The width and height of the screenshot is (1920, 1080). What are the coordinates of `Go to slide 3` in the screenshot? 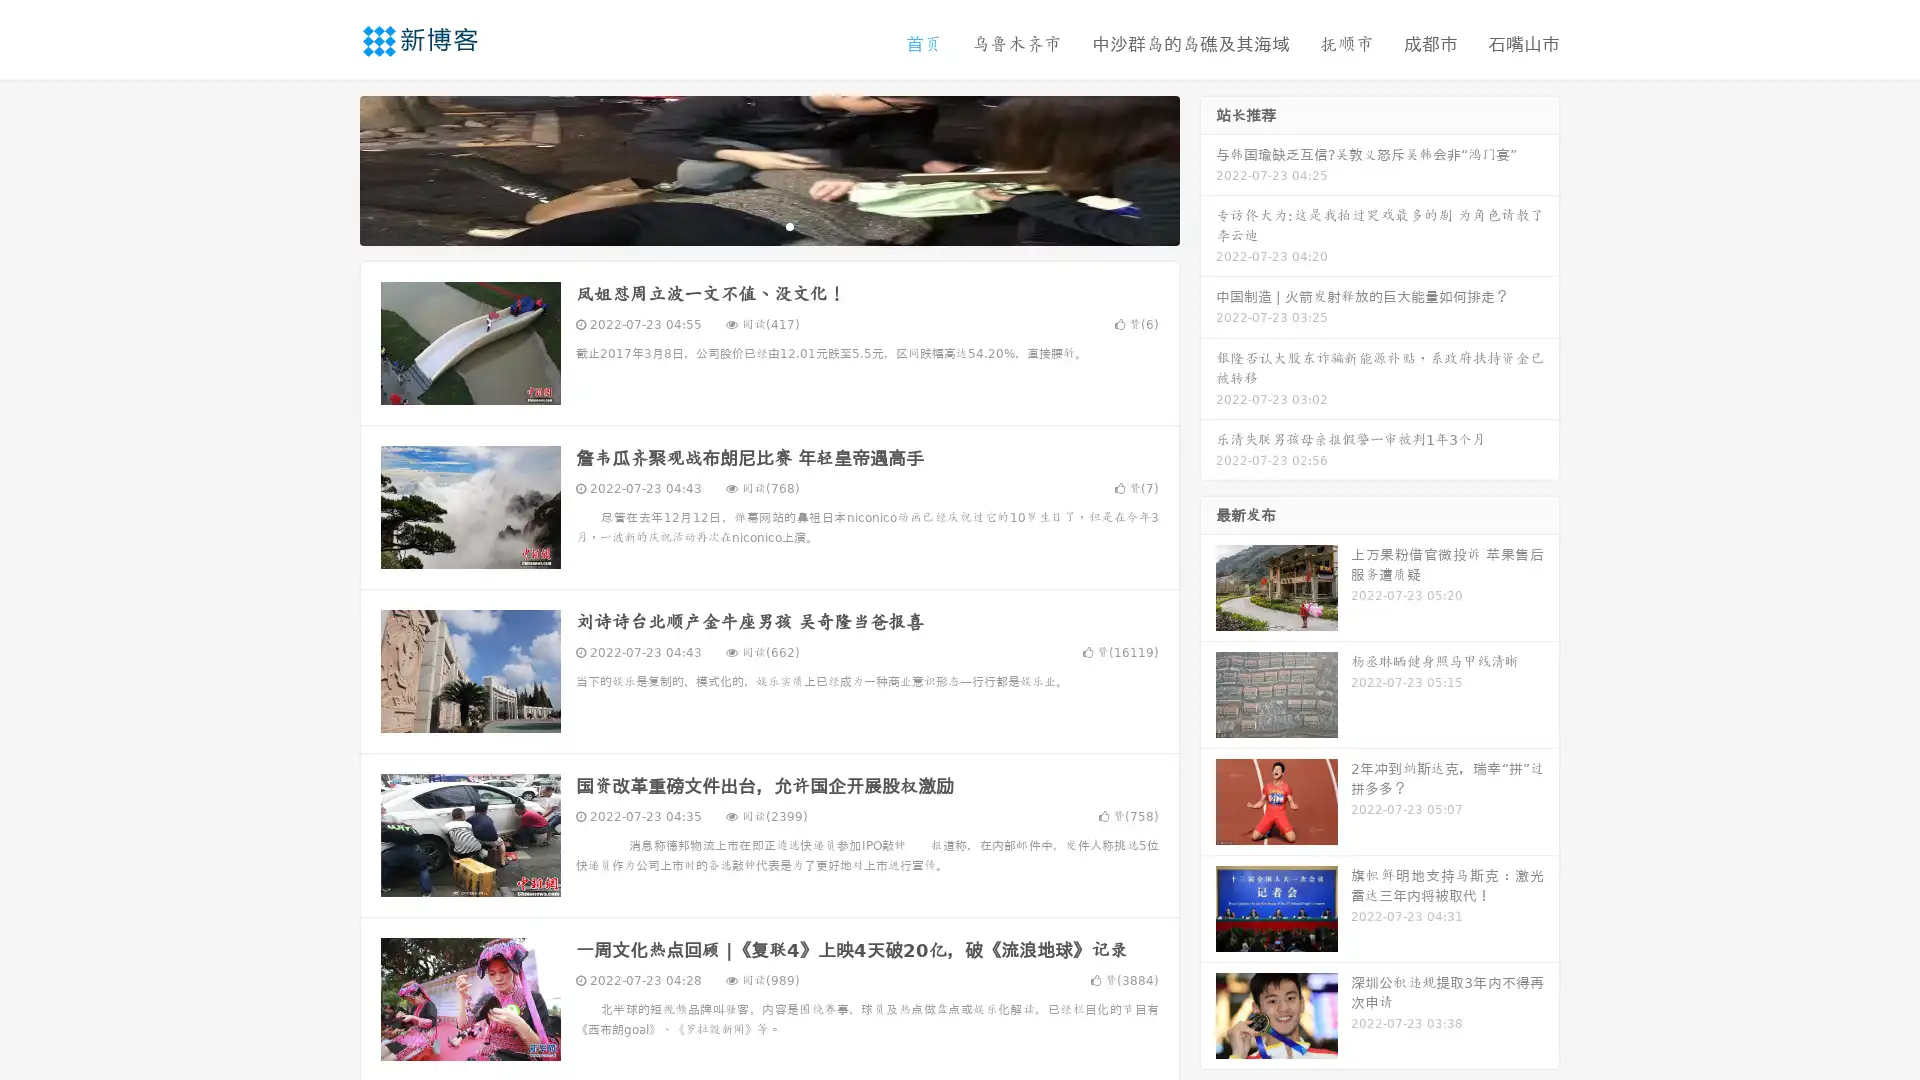 It's located at (789, 225).